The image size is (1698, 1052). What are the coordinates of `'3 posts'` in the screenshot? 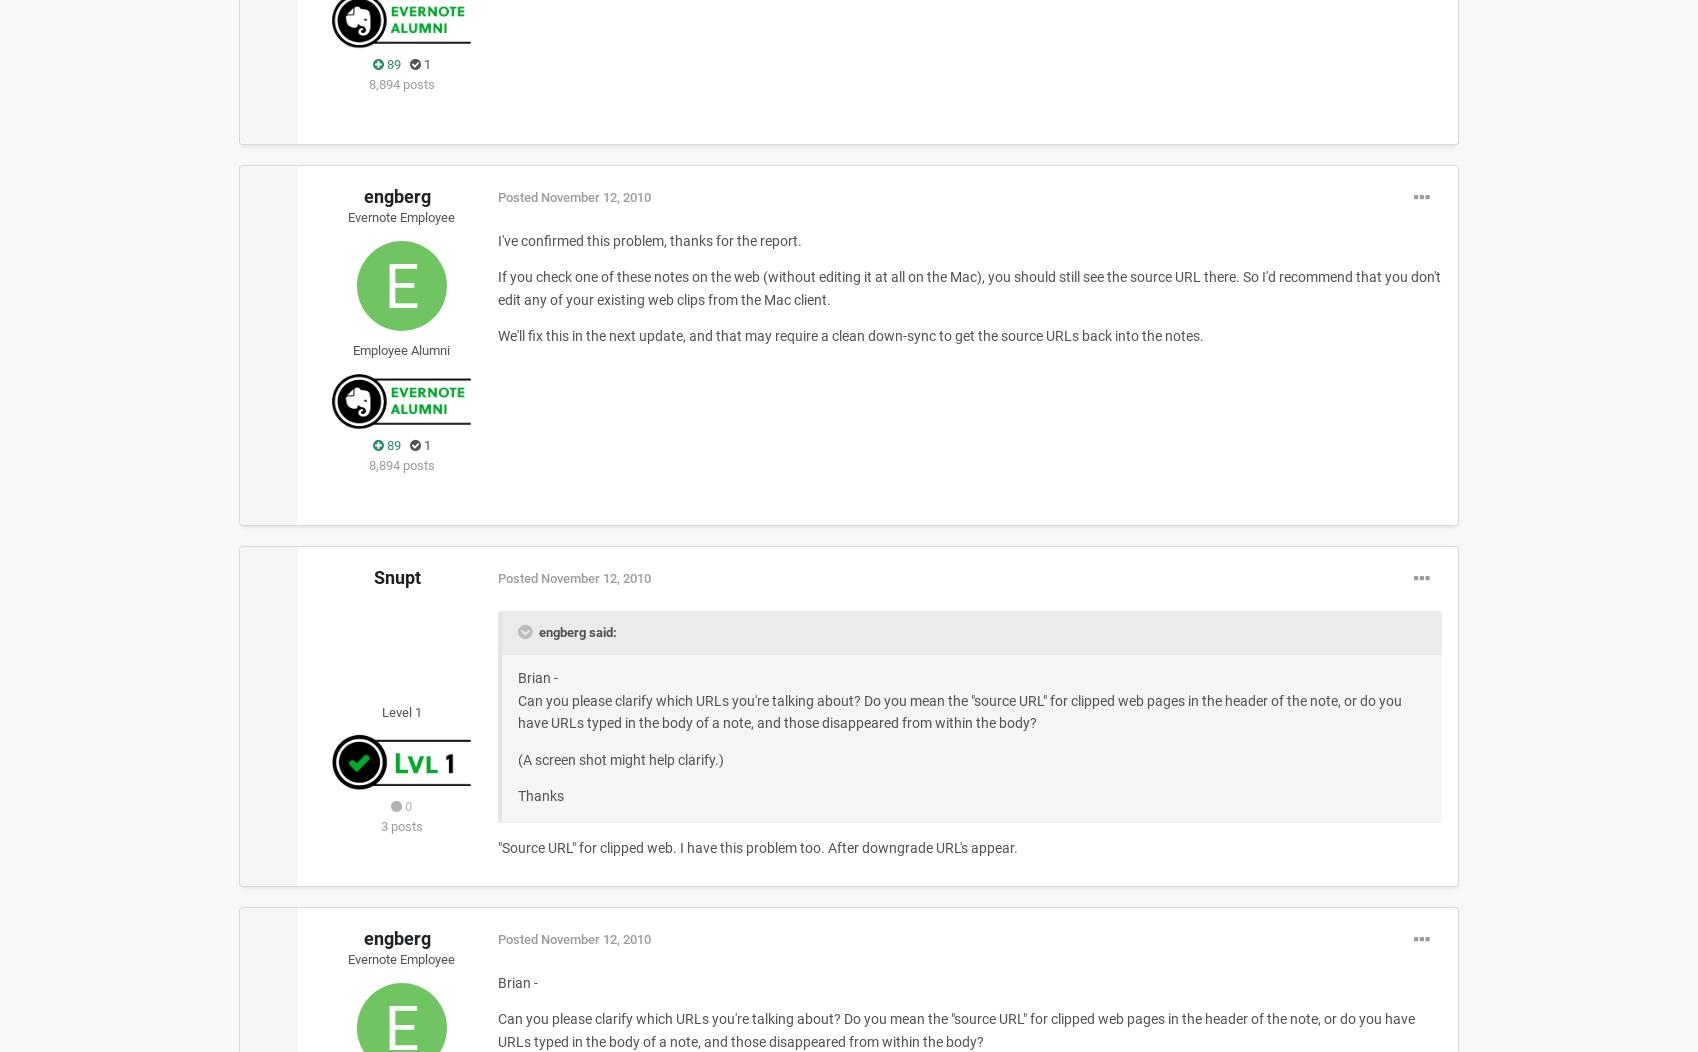 It's located at (401, 825).